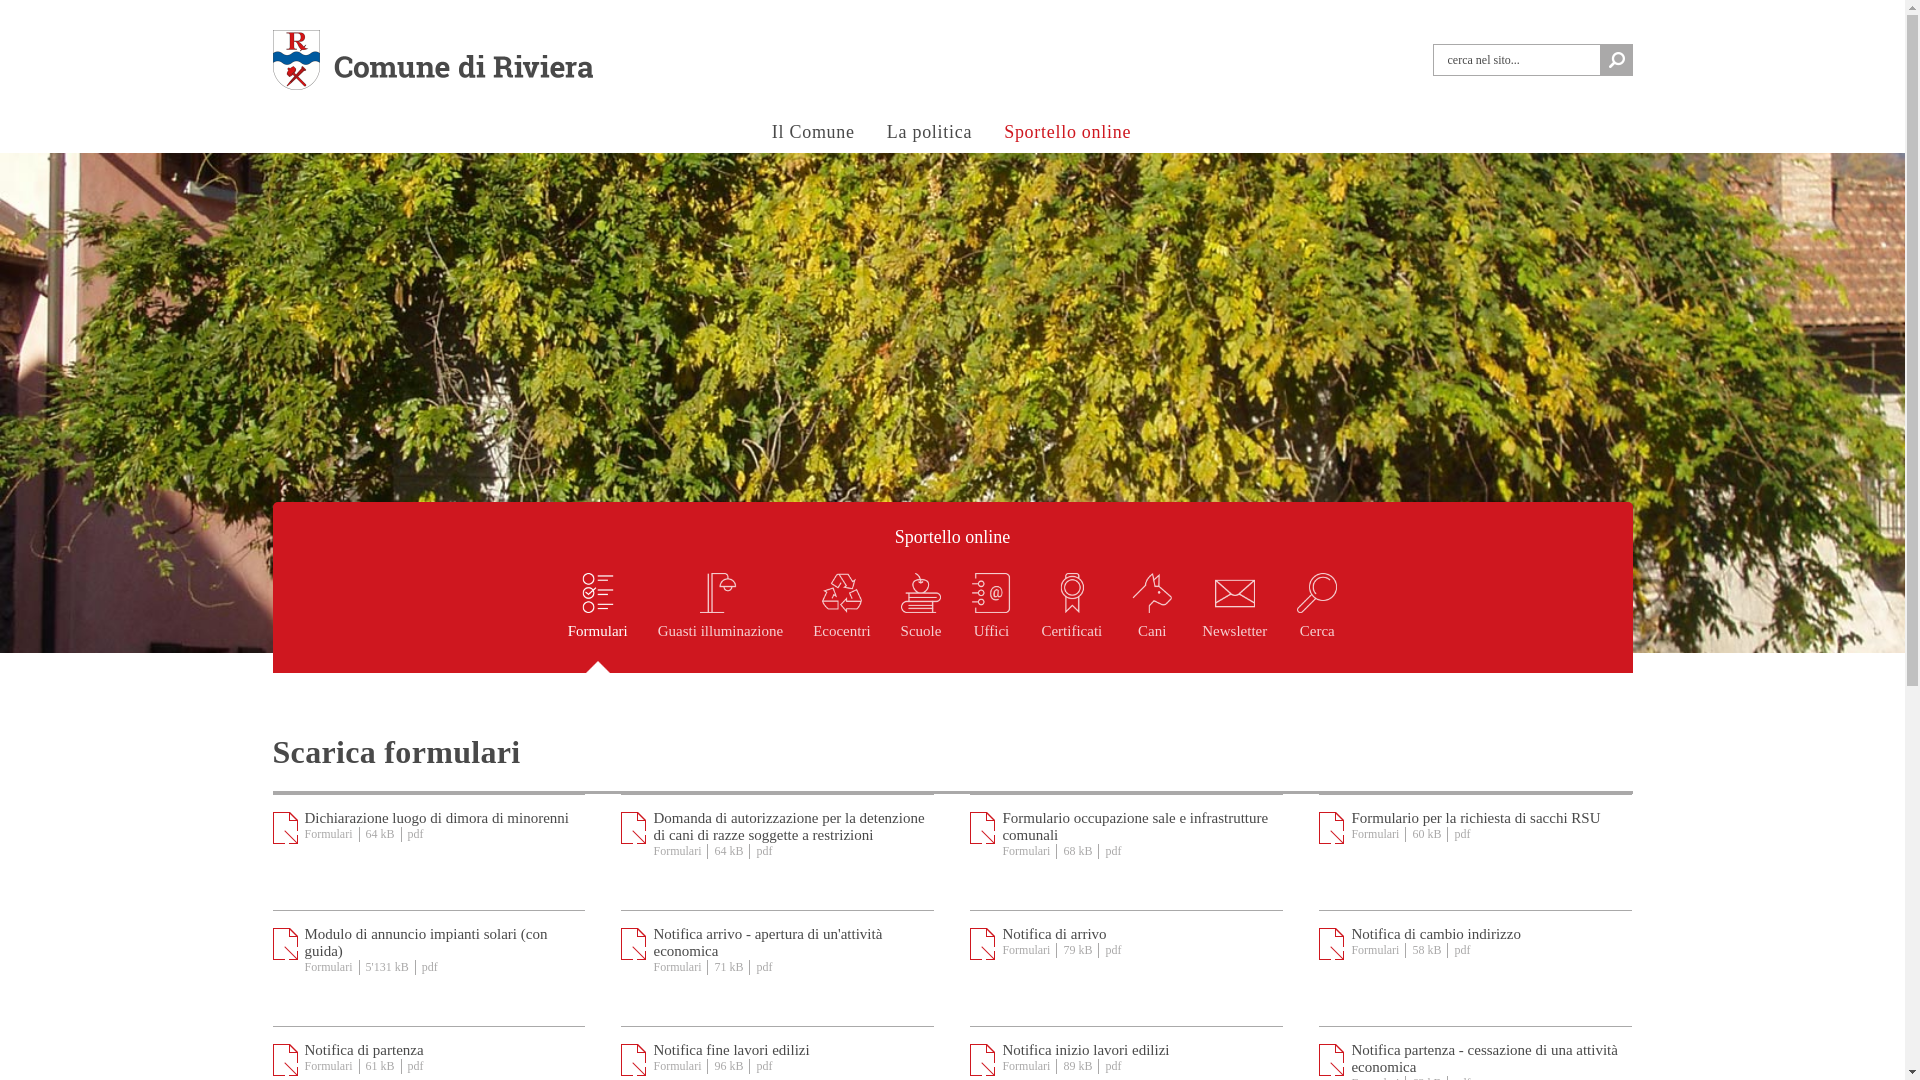 The height and width of the screenshot is (1080, 1920). Describe the element at coordinates (1070, 622) in the screenshot. I see `'Certificati'` at that location.